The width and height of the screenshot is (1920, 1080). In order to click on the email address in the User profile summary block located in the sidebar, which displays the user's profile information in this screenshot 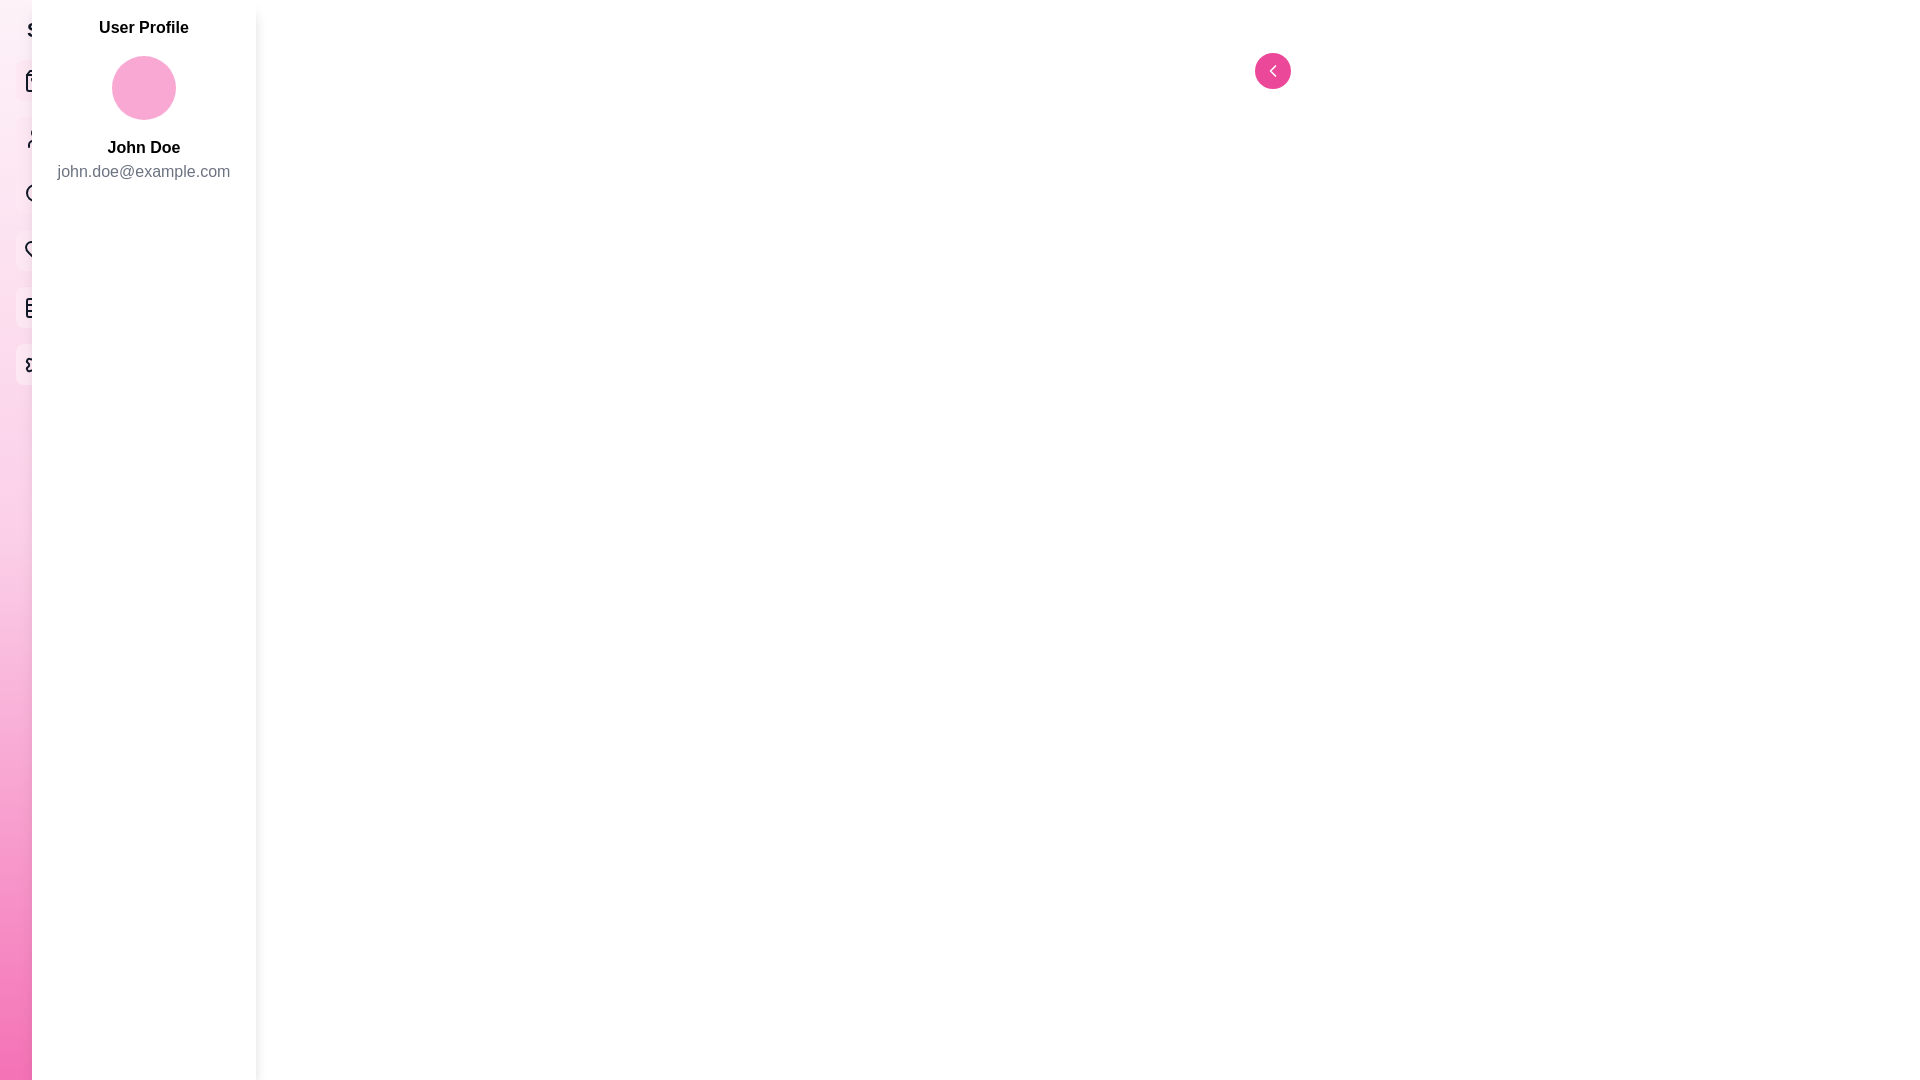, I will do `click(143, 127)`.